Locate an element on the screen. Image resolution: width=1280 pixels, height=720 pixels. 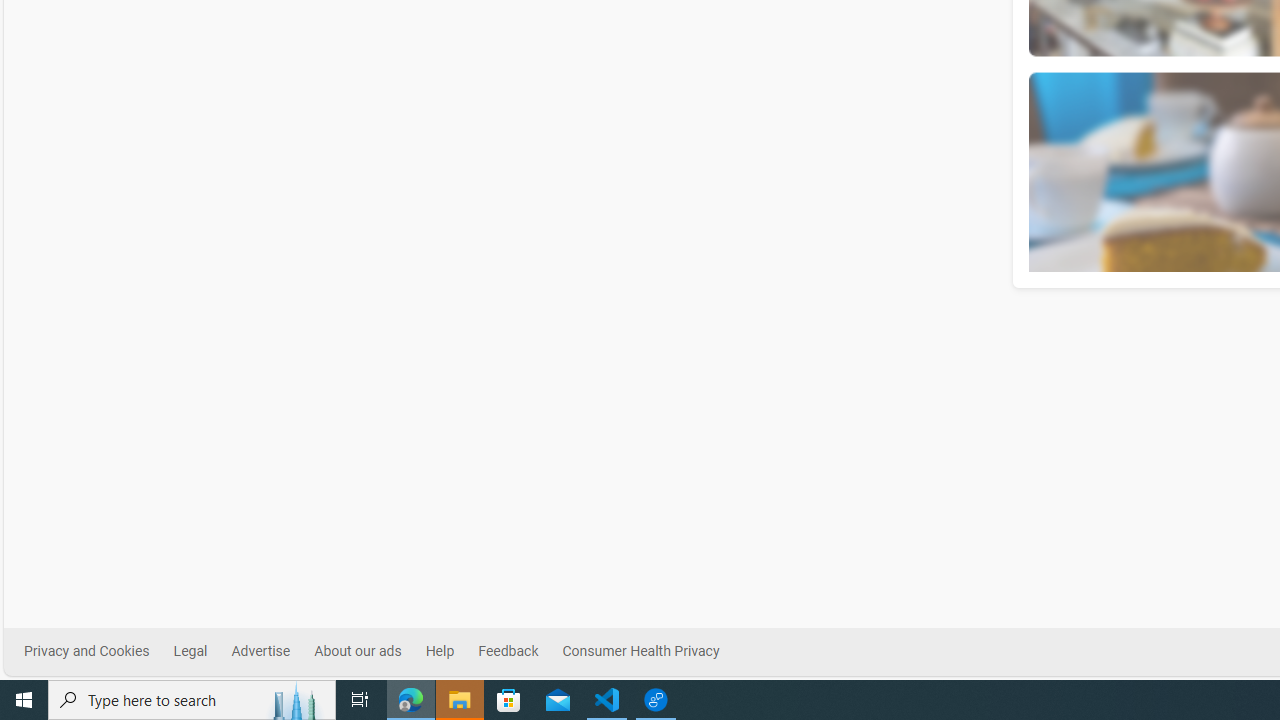
'Advertise' is located at coordinates (271, 651).